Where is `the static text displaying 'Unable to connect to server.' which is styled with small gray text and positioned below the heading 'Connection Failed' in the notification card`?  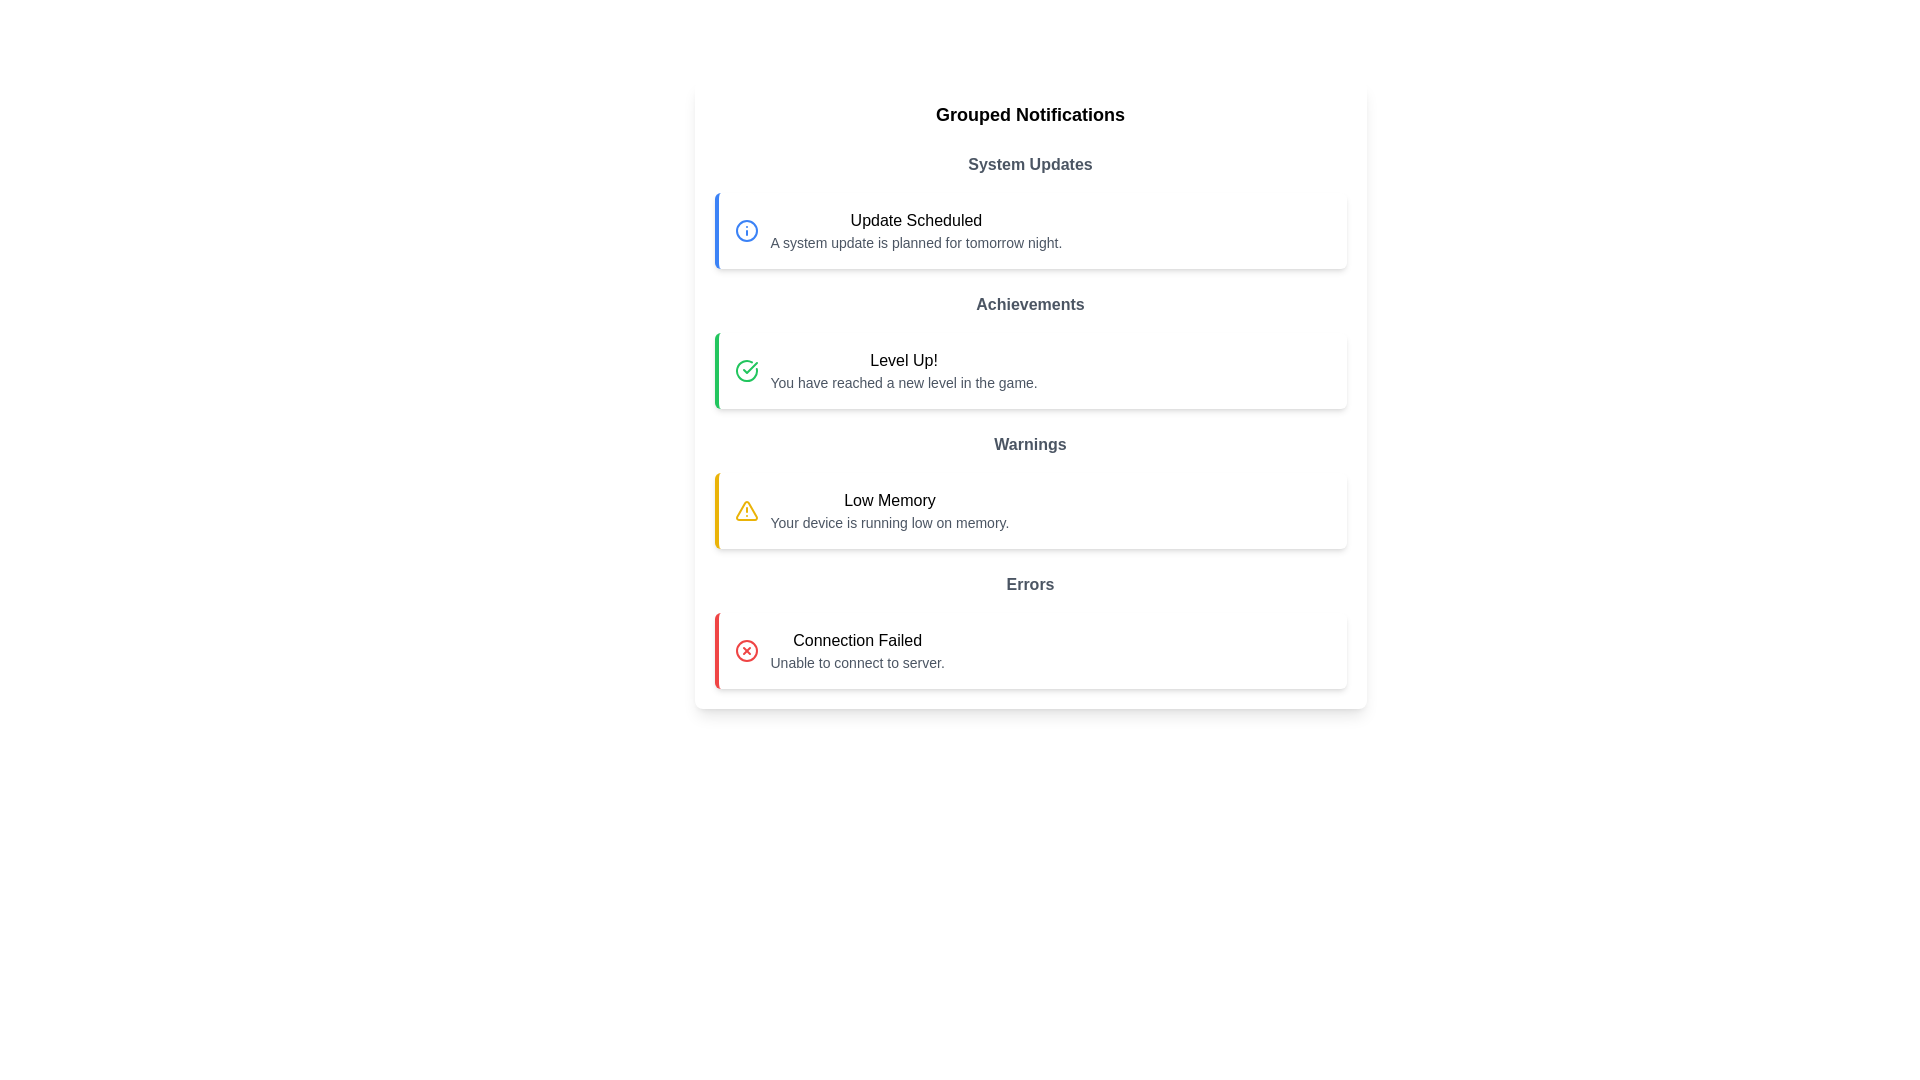
the static text displaying 'Unable to connect to server.' which is styled with small gray text and positioned below the heading 'Connection Failed' in the notification card is located at coordinates (857, 663).